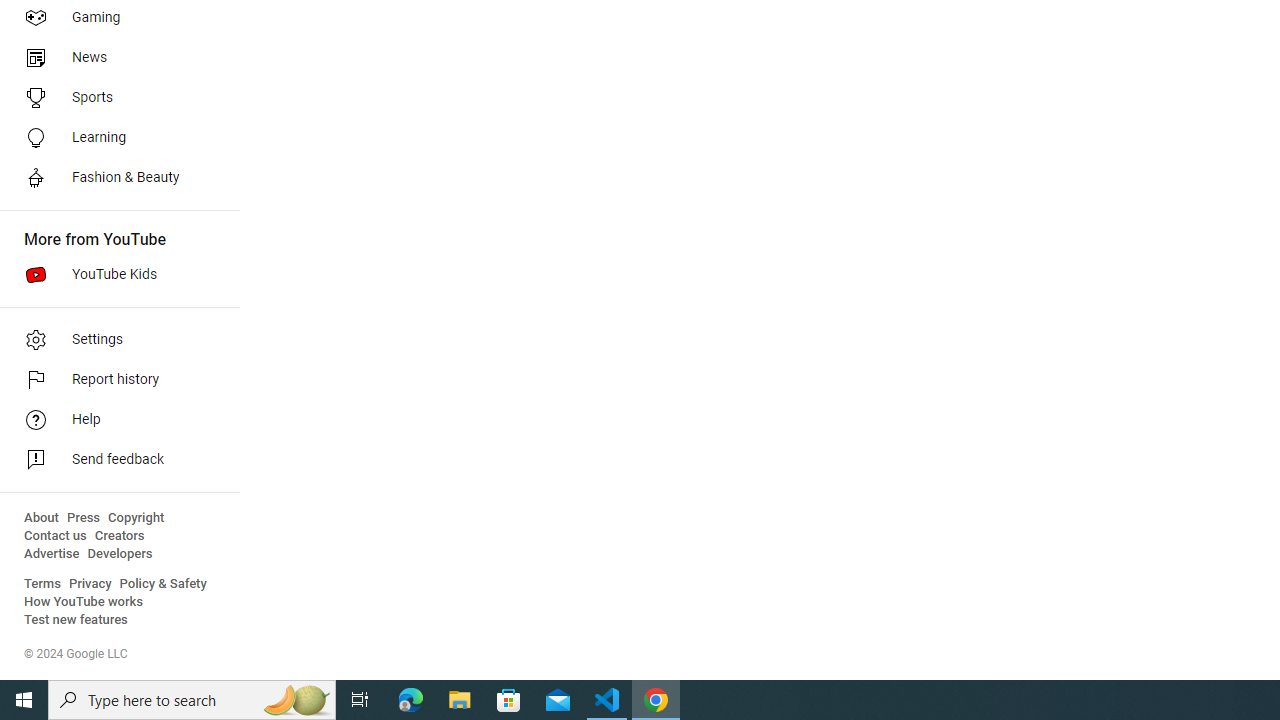  What do you see at coordinates (112, 176) in the screenshot?
I see `'Fashion & Beauty'` at bounding box center [112, 176].